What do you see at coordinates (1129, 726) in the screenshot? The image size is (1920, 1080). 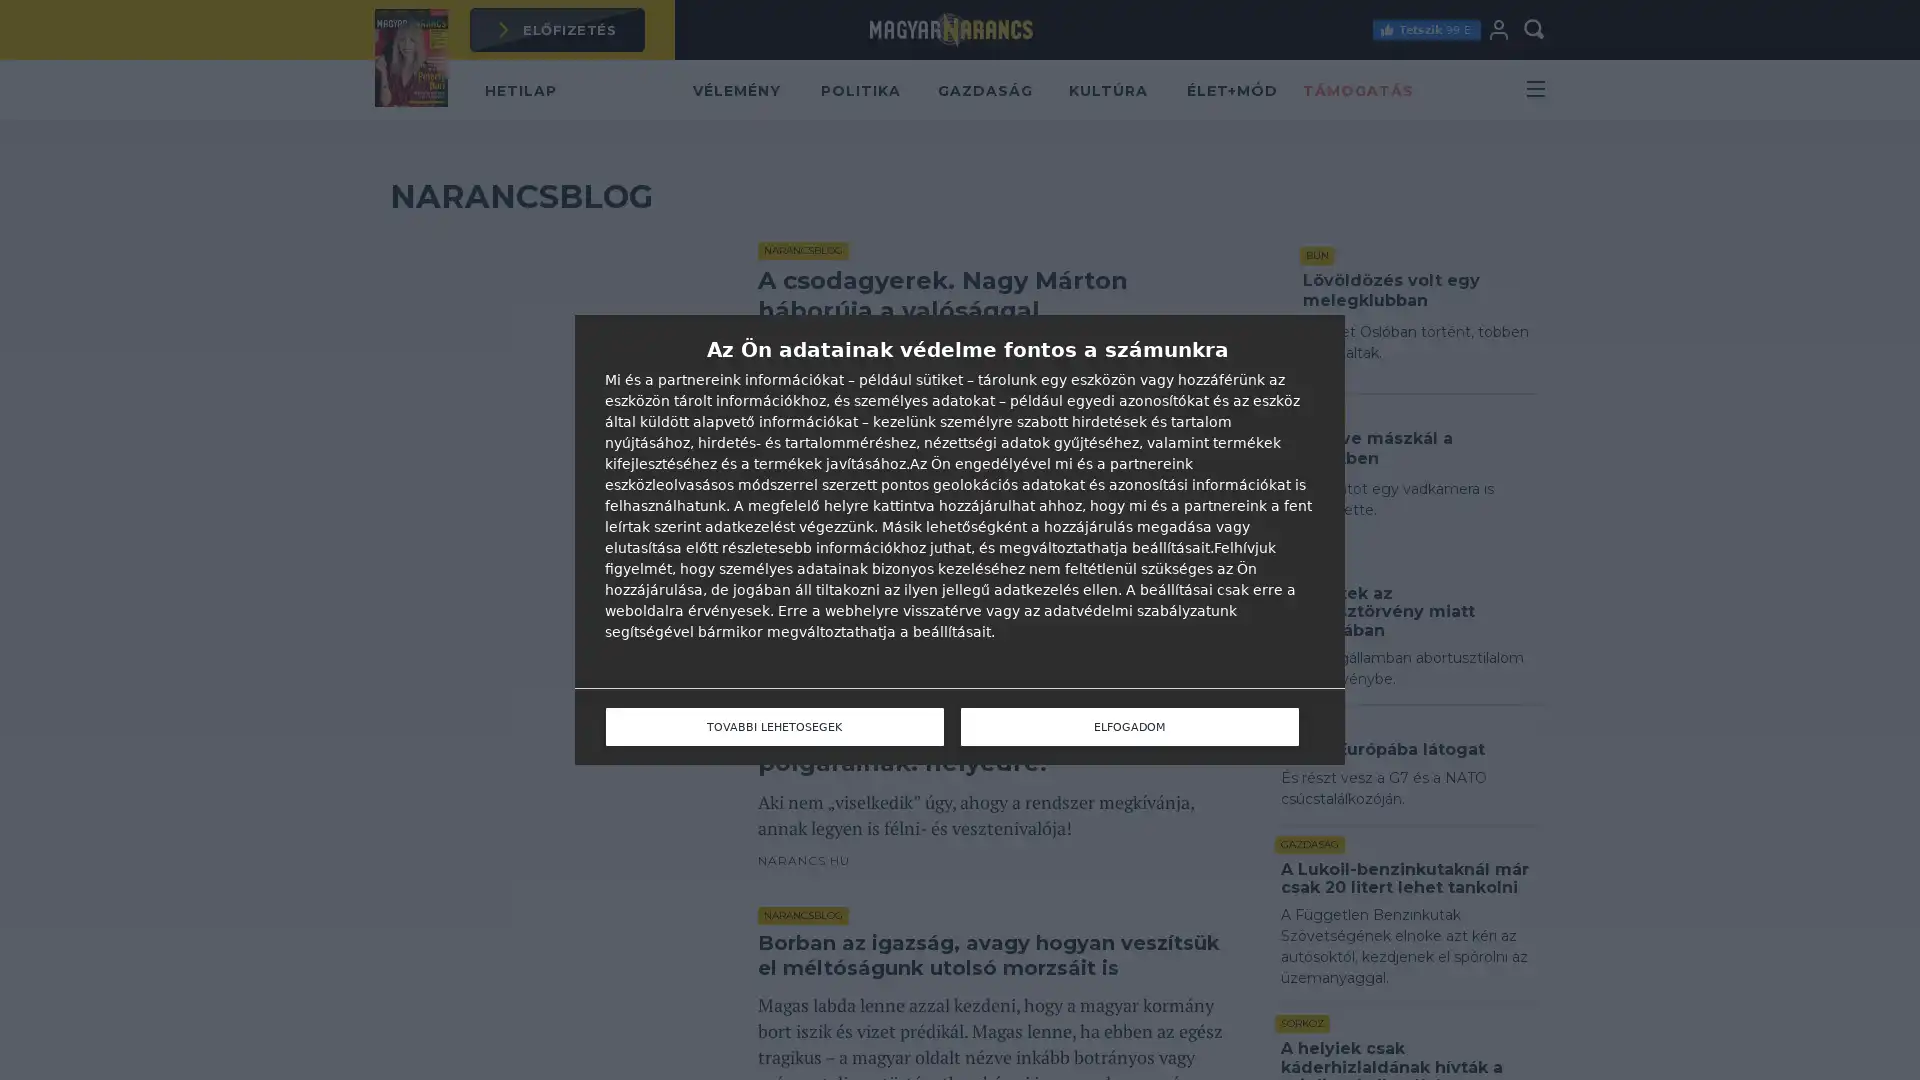 I see `ELFOGADOM` at bounding box center [1129, 726].